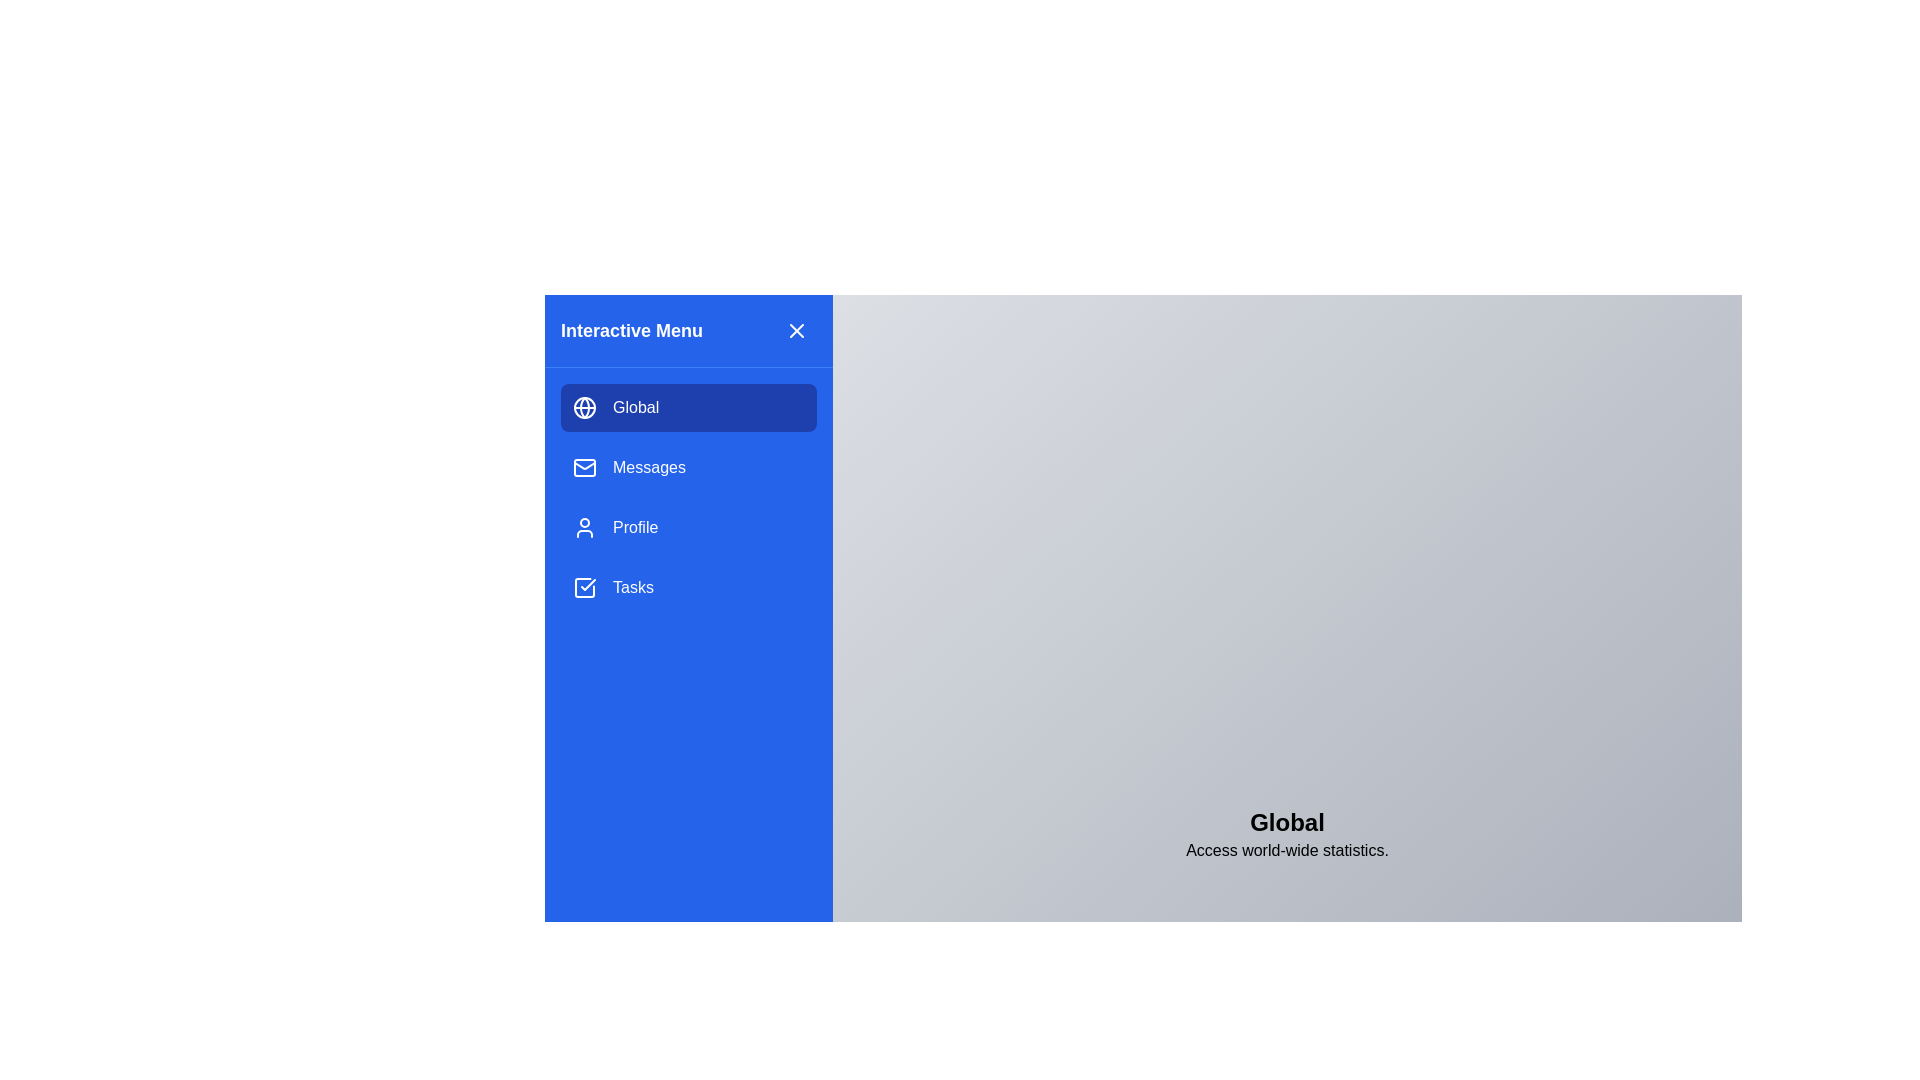 The image size is (1920, 1080). I want to click on the topmost button labeled 'Global' in the navigation menu, so click(689, 407).